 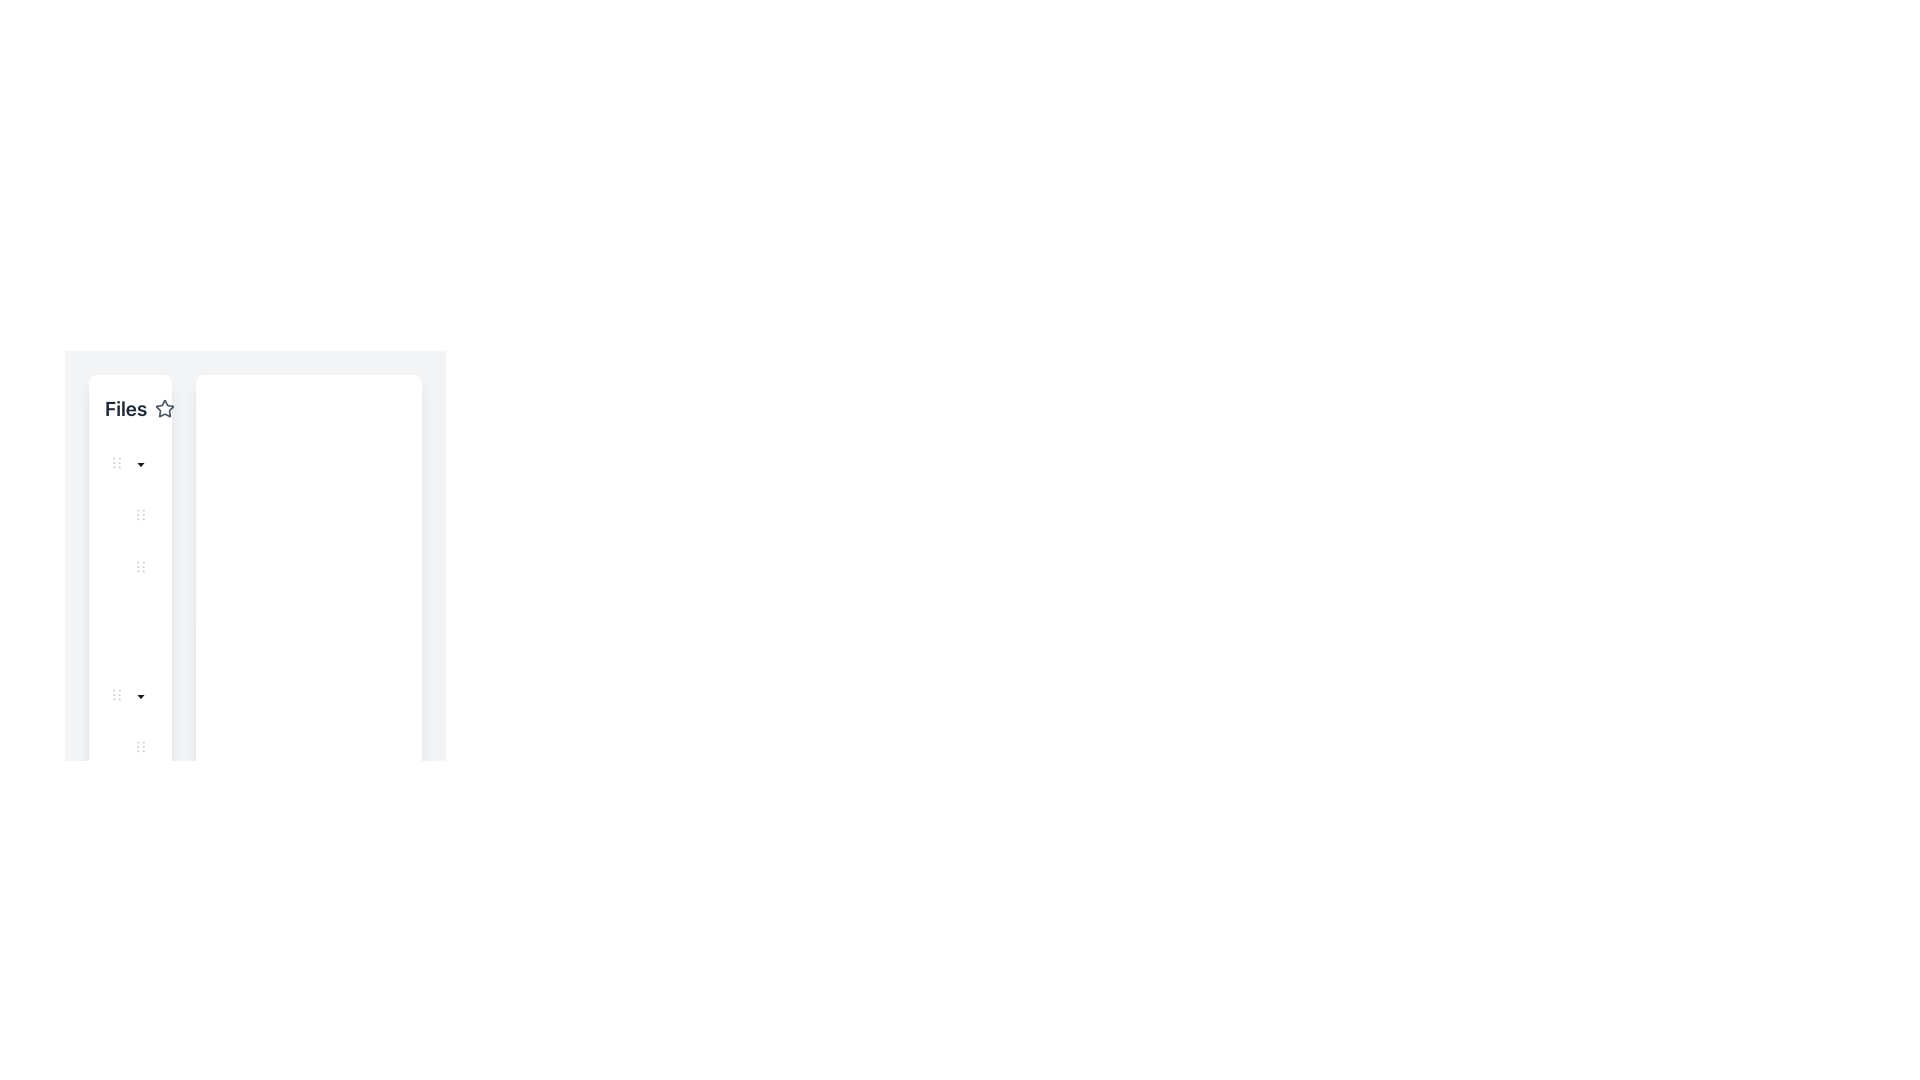 I want to click on the share button located on the right side of a horizontal group of buttons, which is the second element in the group, so click(x=209, y=407).